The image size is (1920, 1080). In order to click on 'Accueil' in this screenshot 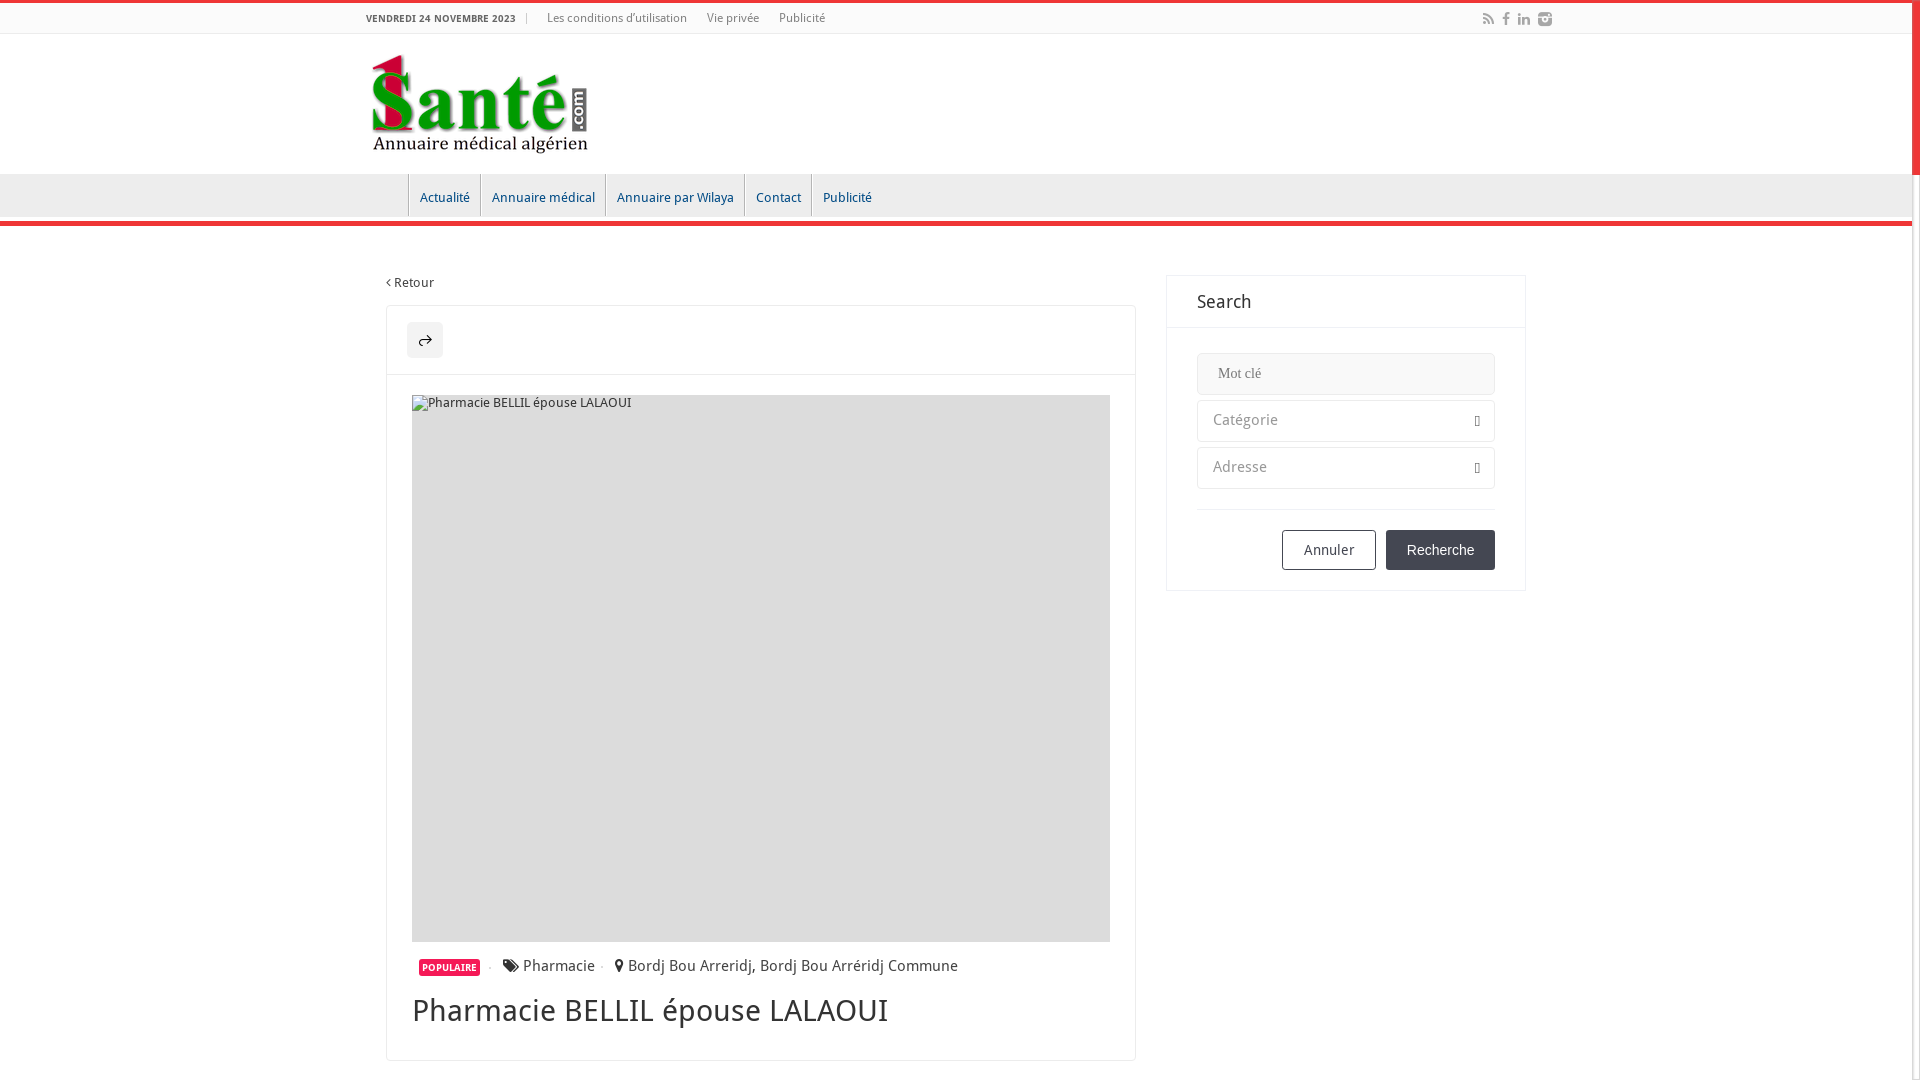, I will do `click(382, 195)`.